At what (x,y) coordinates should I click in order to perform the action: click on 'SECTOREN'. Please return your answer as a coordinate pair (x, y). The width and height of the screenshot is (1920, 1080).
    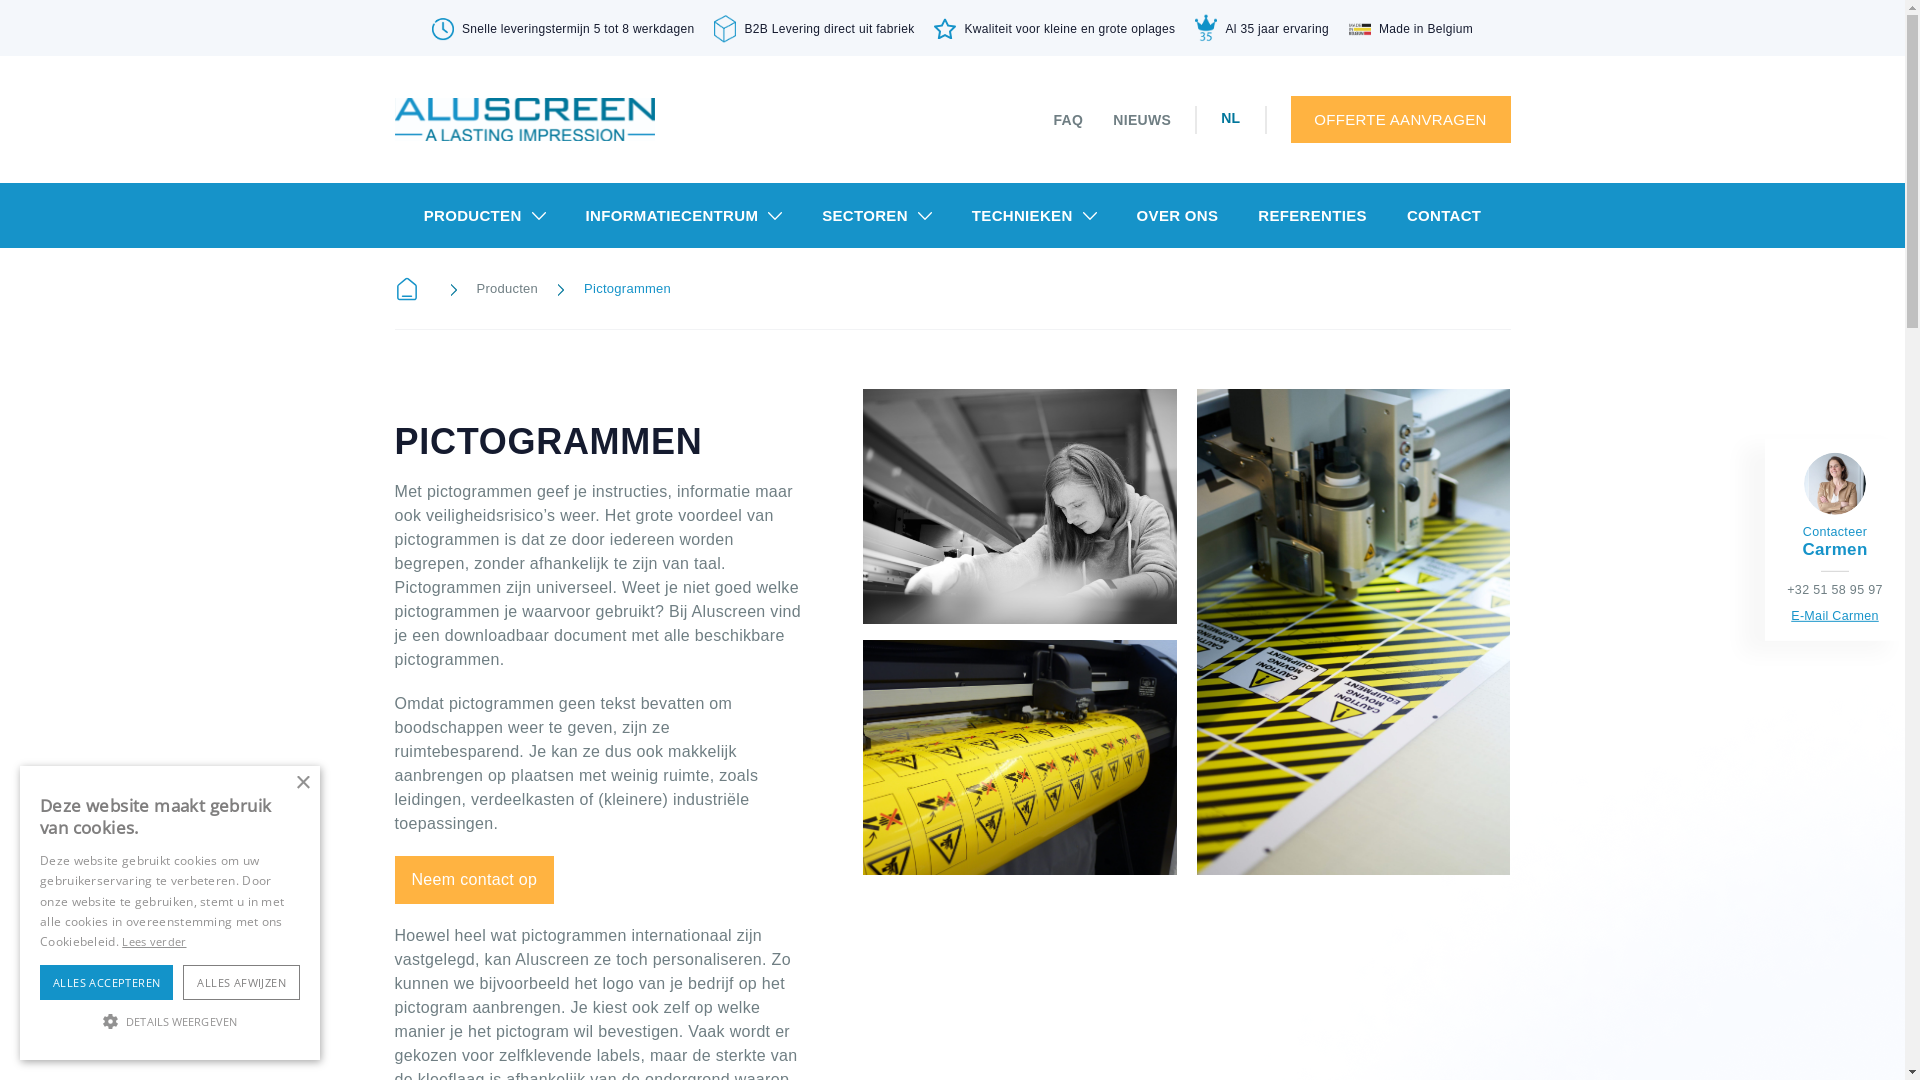
    Looking at the image, I should click on (877, 215).